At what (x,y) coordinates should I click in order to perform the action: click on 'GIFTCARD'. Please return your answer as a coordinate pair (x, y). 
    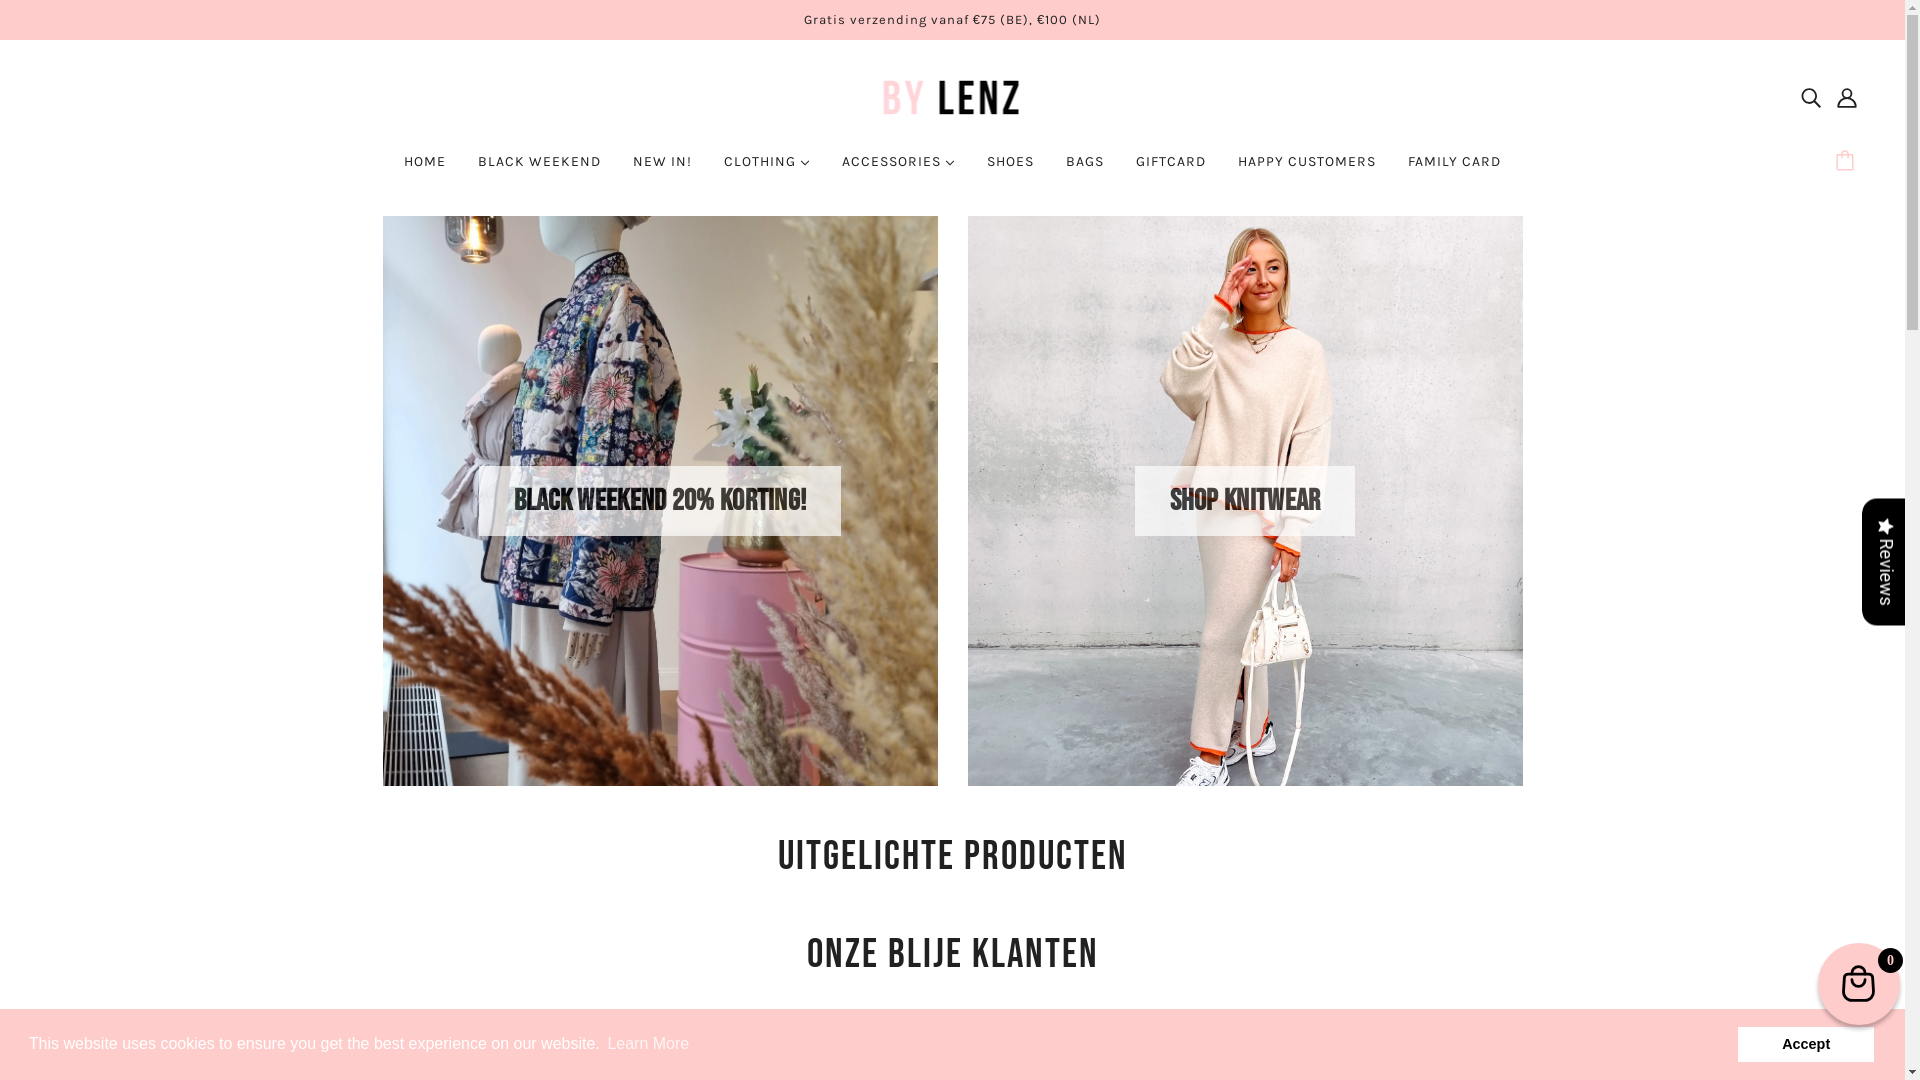
    Looking at the image, I should click on (1171, 168).